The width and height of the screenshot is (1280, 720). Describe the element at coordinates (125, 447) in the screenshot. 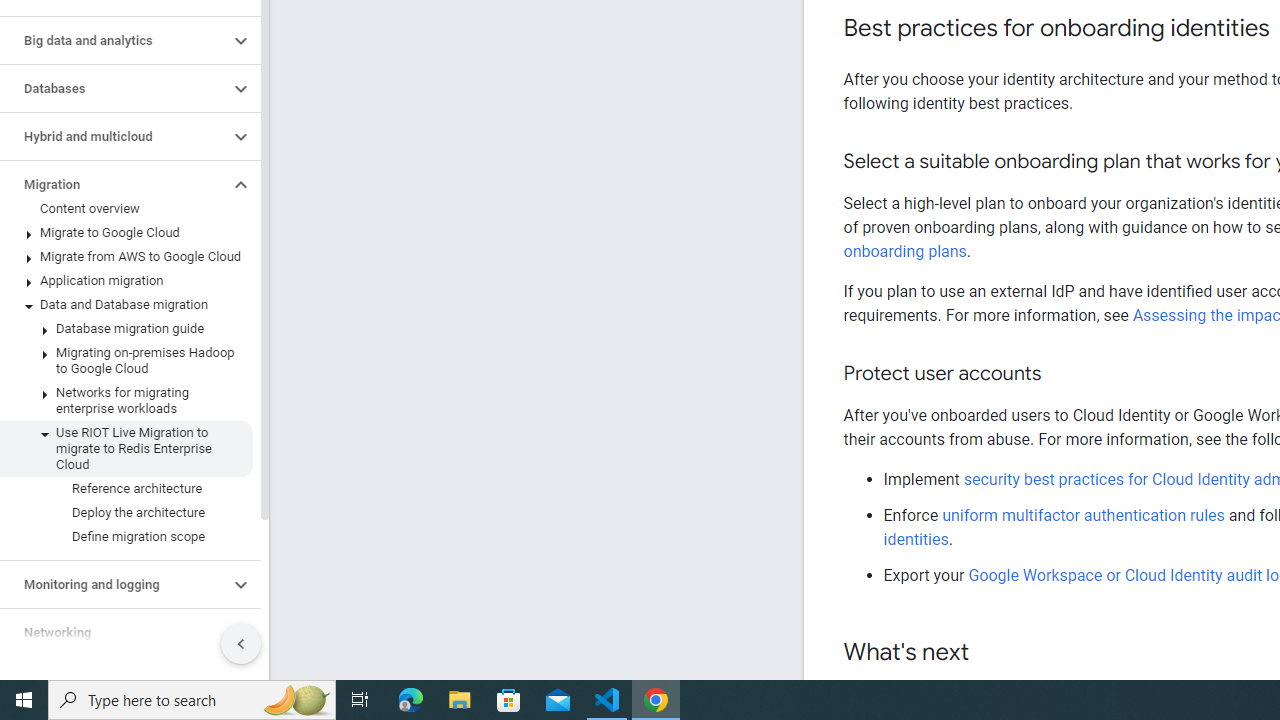

I see `'Use RIOT Live Migration to migrate to Redis Enterprise Cloud'` at that location.